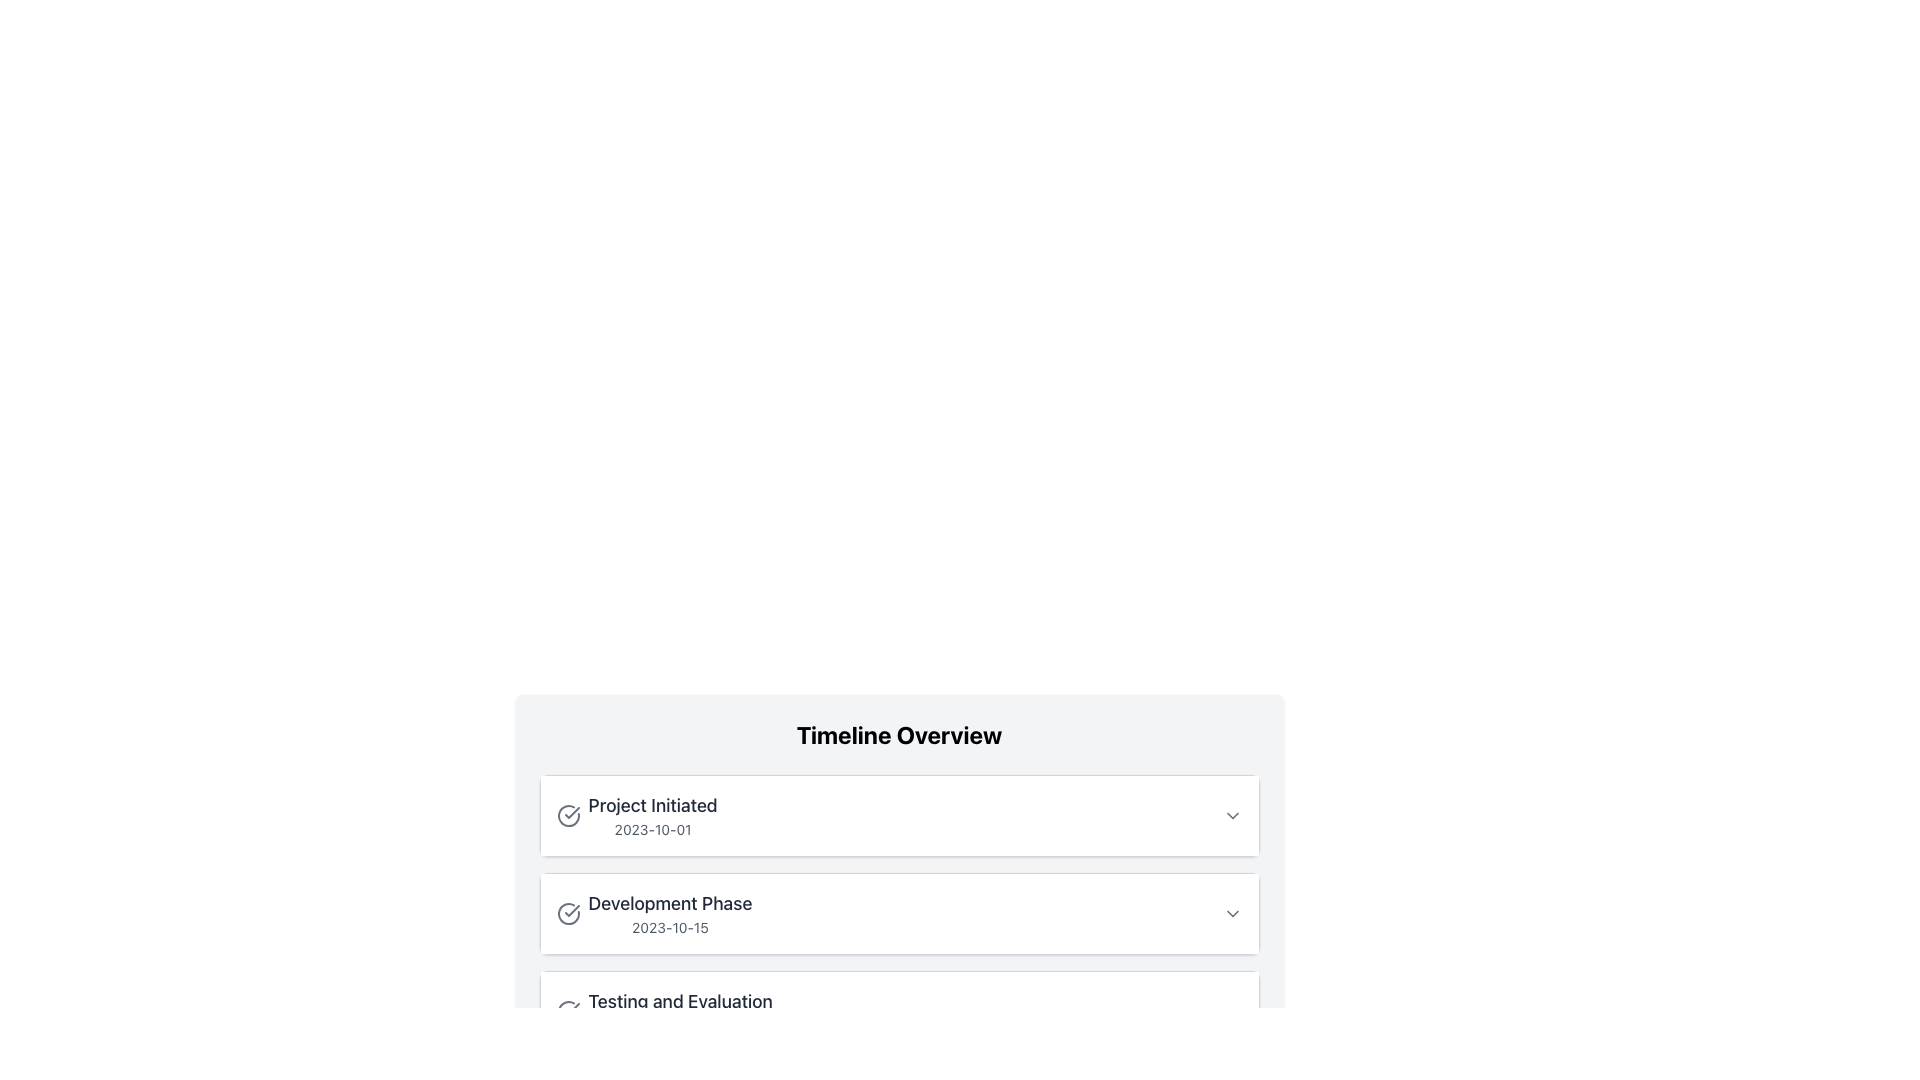 The width and height of the screenshot is (1920, 1080). Describe the element at coordinates (567, 914) in the screenshot. I see `the completion confirmation icon located to the left of the text 'Development Phase' and above the date '2023-10-15'` at that location.